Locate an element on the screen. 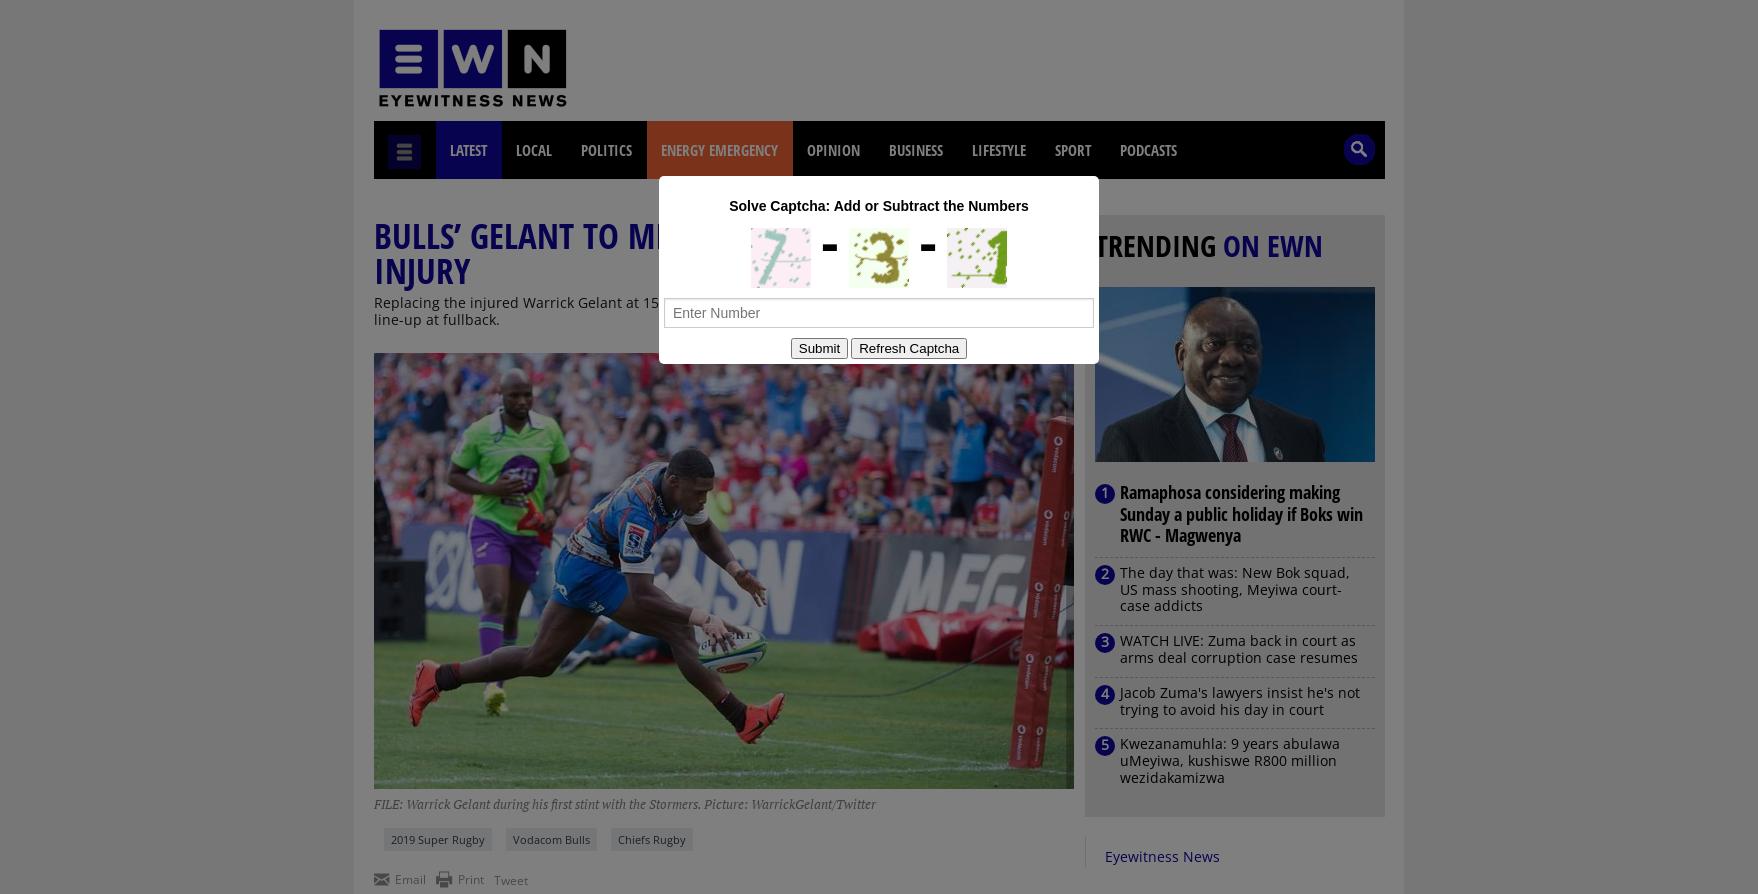 Image resolution: width=1758 pixels, height=894 pixels. 'Chiefs Rugby' is located at coordinates (617, 838).